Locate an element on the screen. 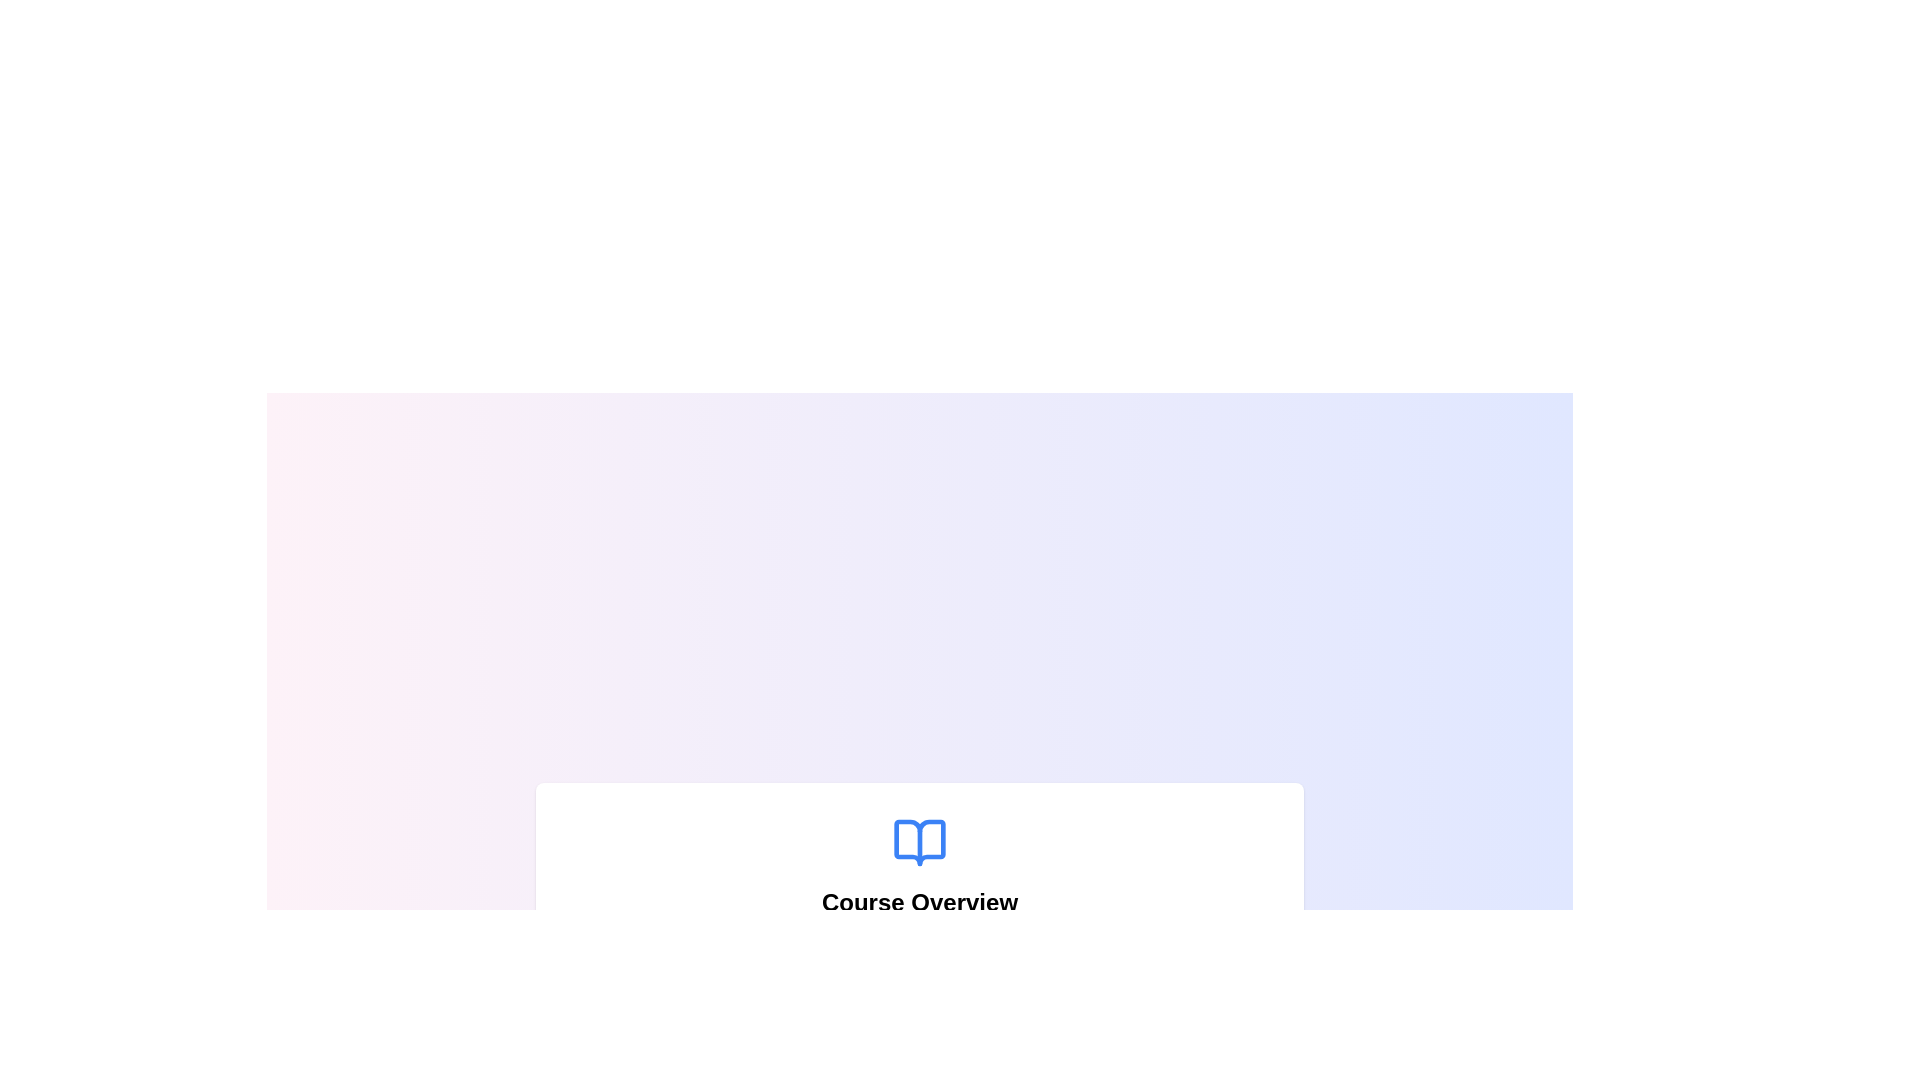 Image resolution: width=1920 pixels, height=1080 pixels. left page outline of the book icon, which is part of the 'Course Overview' section in the application is located at coordinates (919, 843).